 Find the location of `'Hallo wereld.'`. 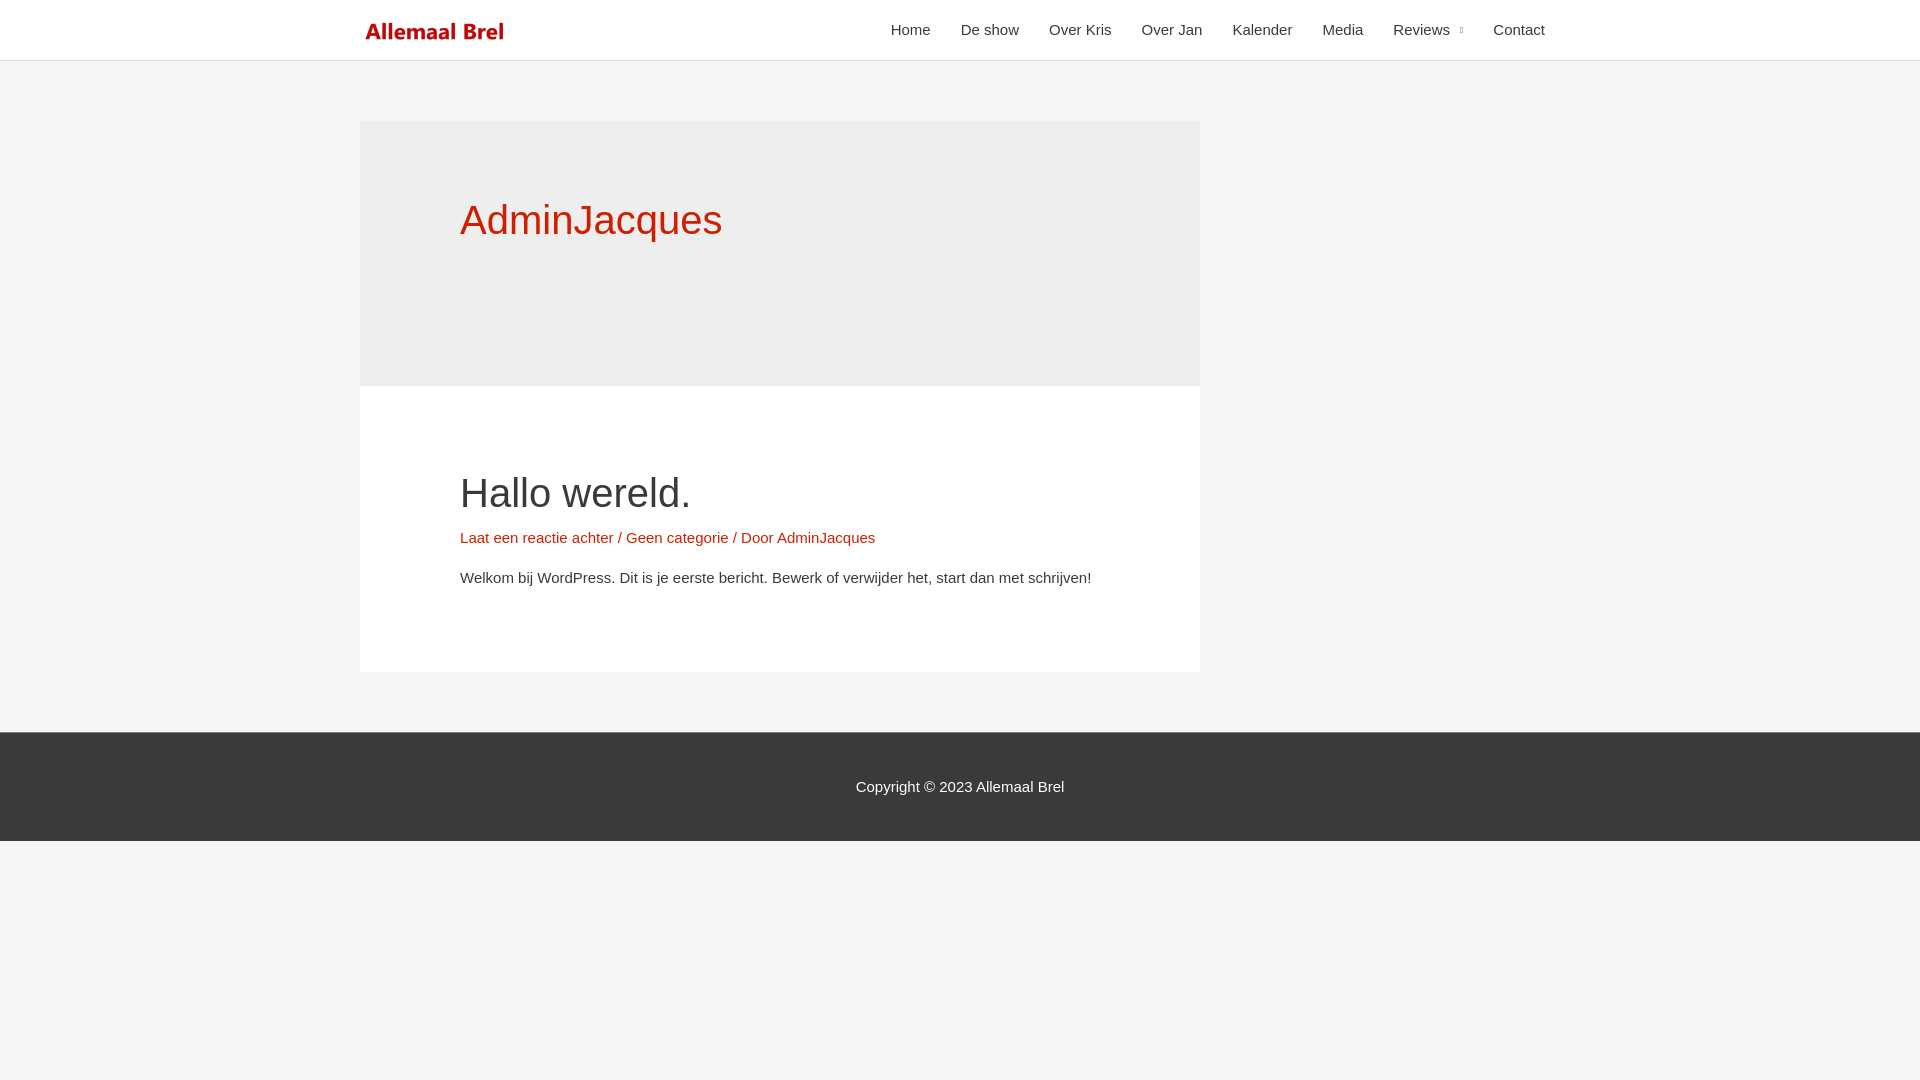

'Hallo wereld.' is located at coordinates (574, 493).